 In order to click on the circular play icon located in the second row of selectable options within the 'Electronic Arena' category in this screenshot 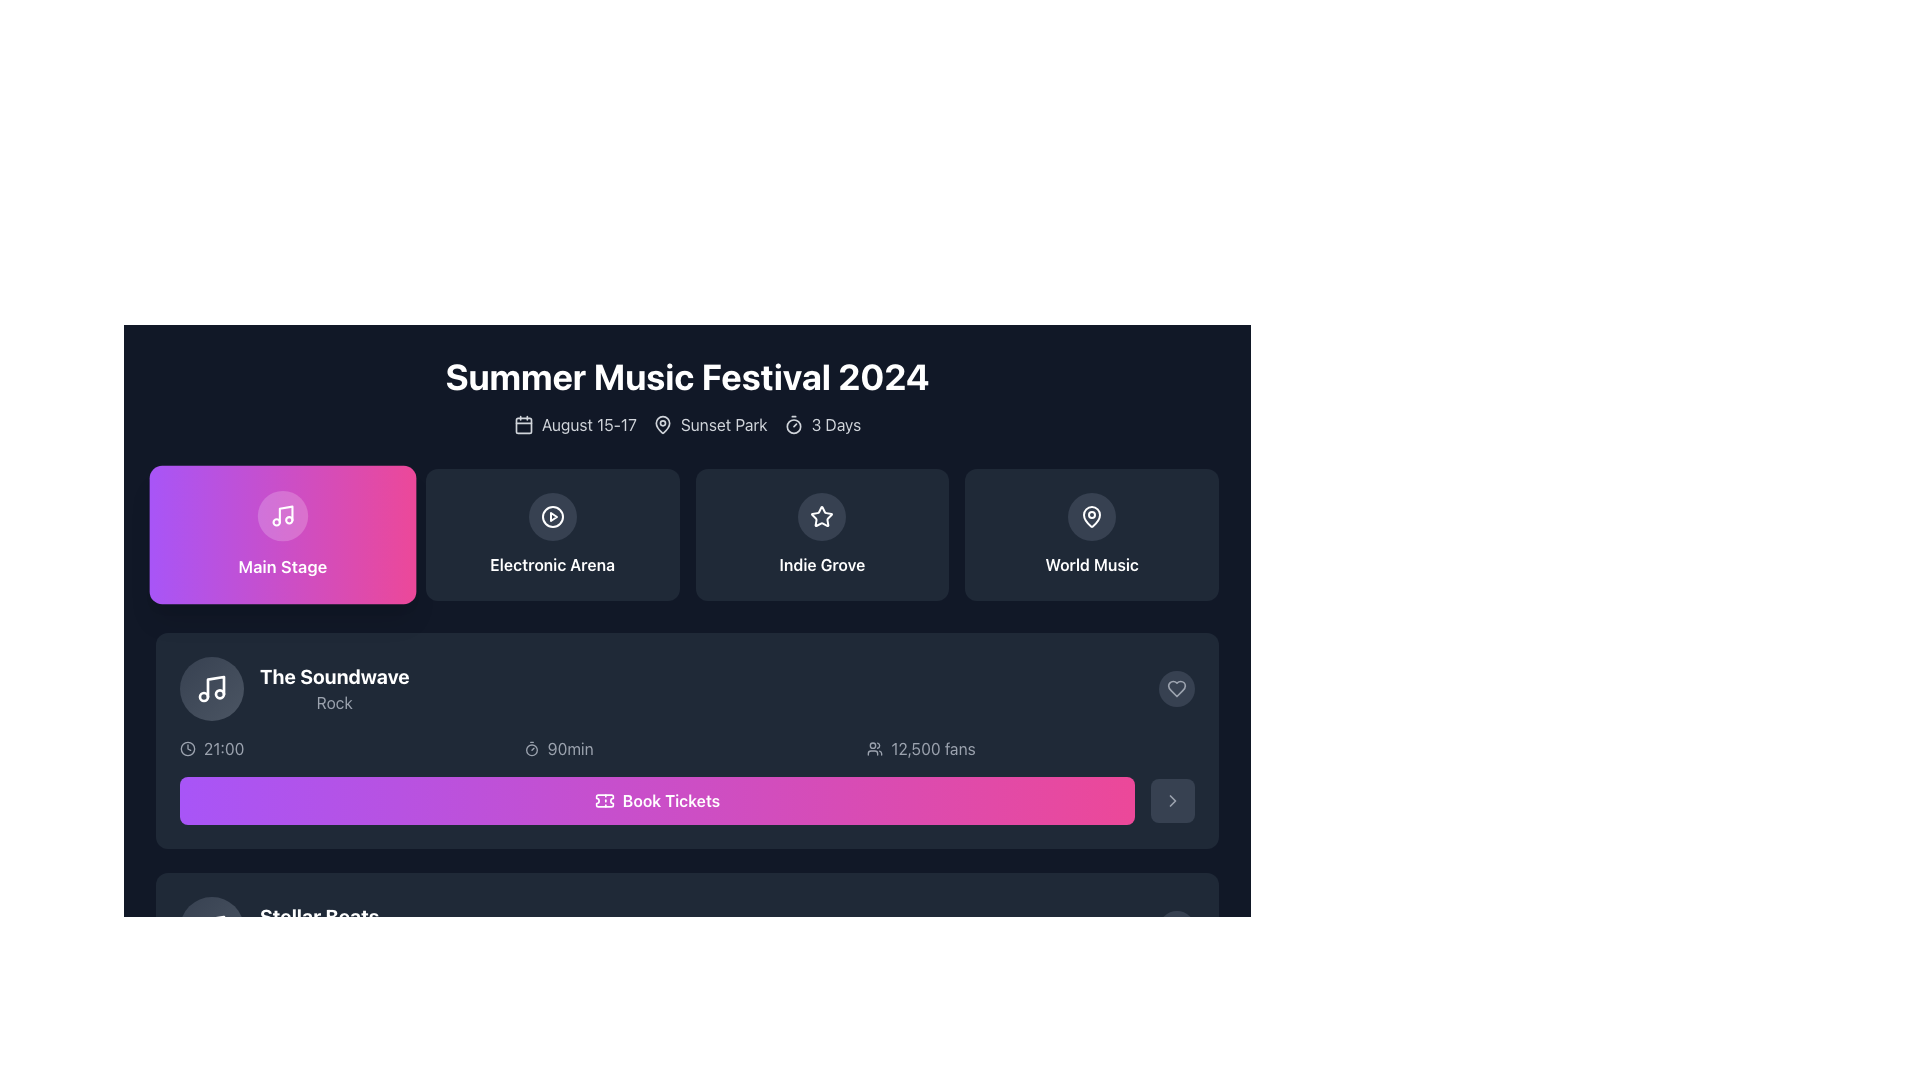, I will do `click(552, 515)`.